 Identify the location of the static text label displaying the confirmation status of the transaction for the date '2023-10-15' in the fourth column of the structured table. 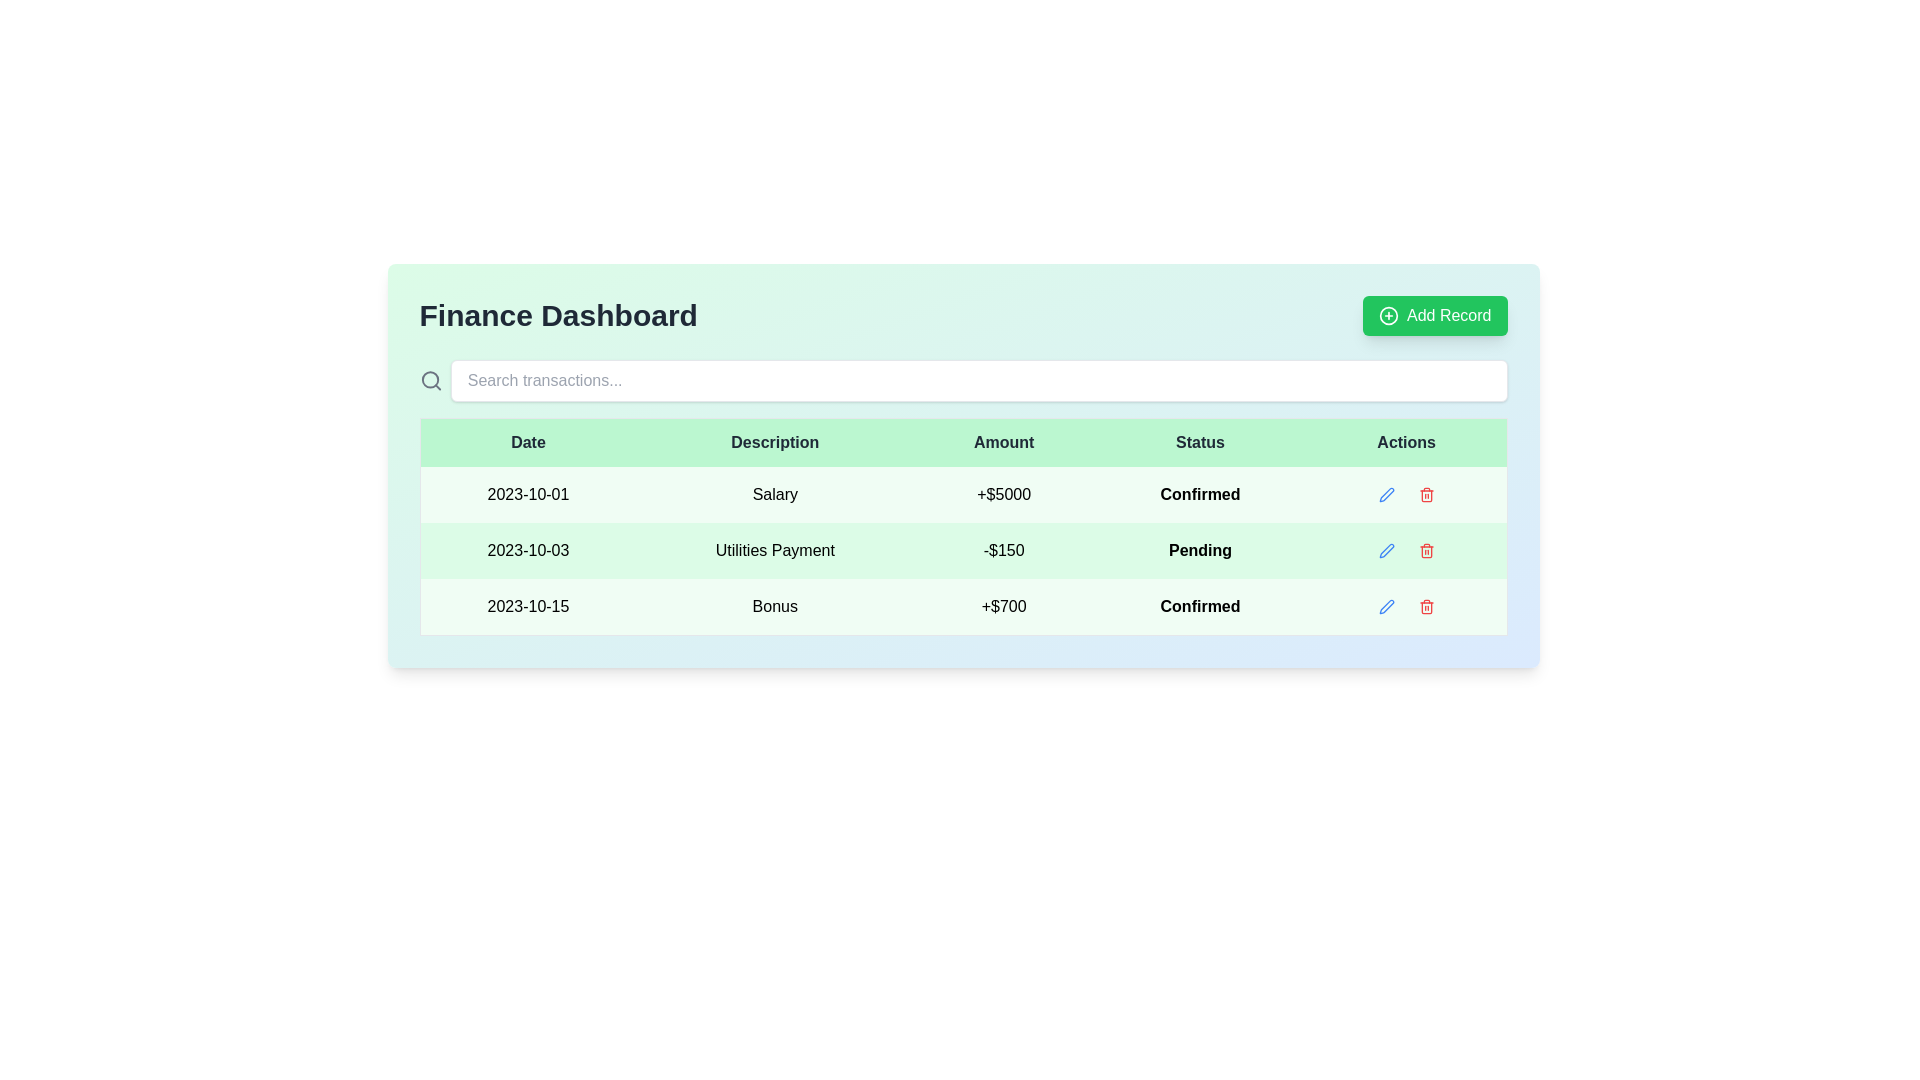
(1200, 606).